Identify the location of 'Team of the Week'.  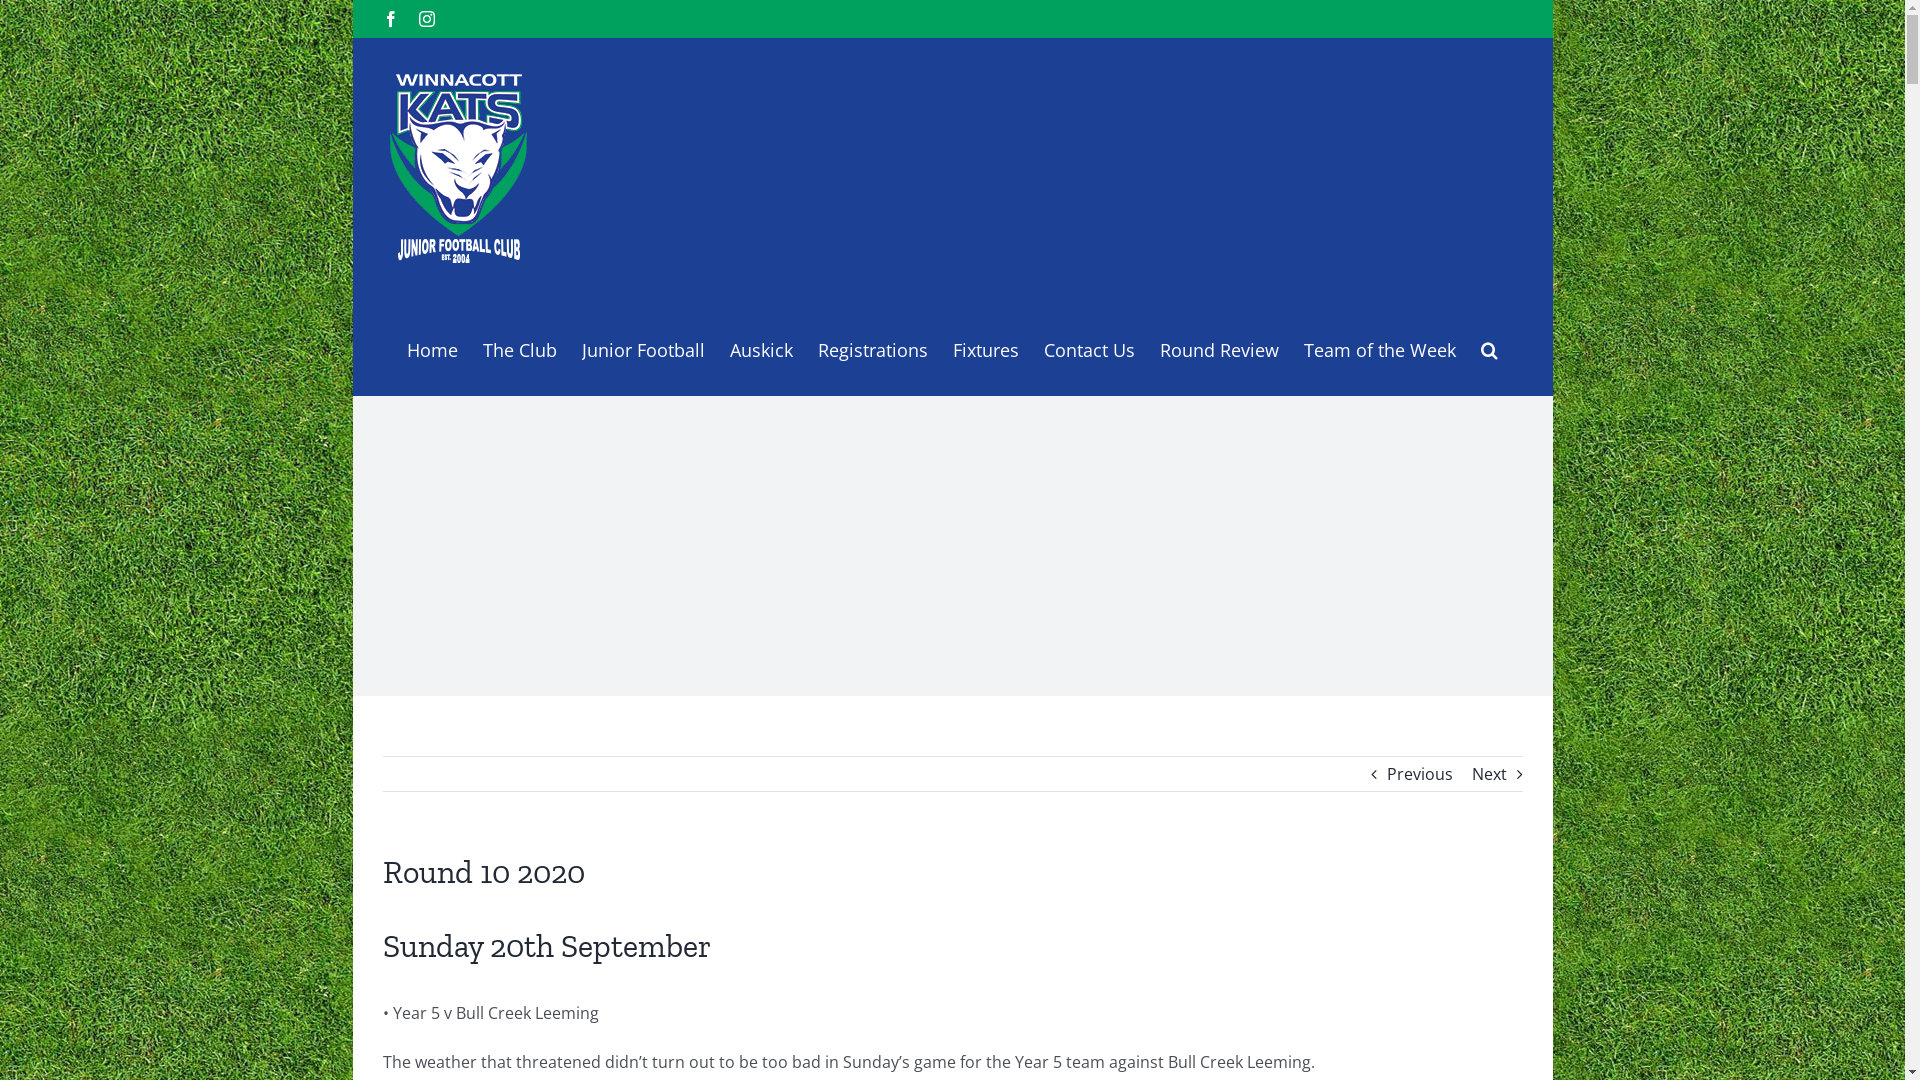
(1379, 346).